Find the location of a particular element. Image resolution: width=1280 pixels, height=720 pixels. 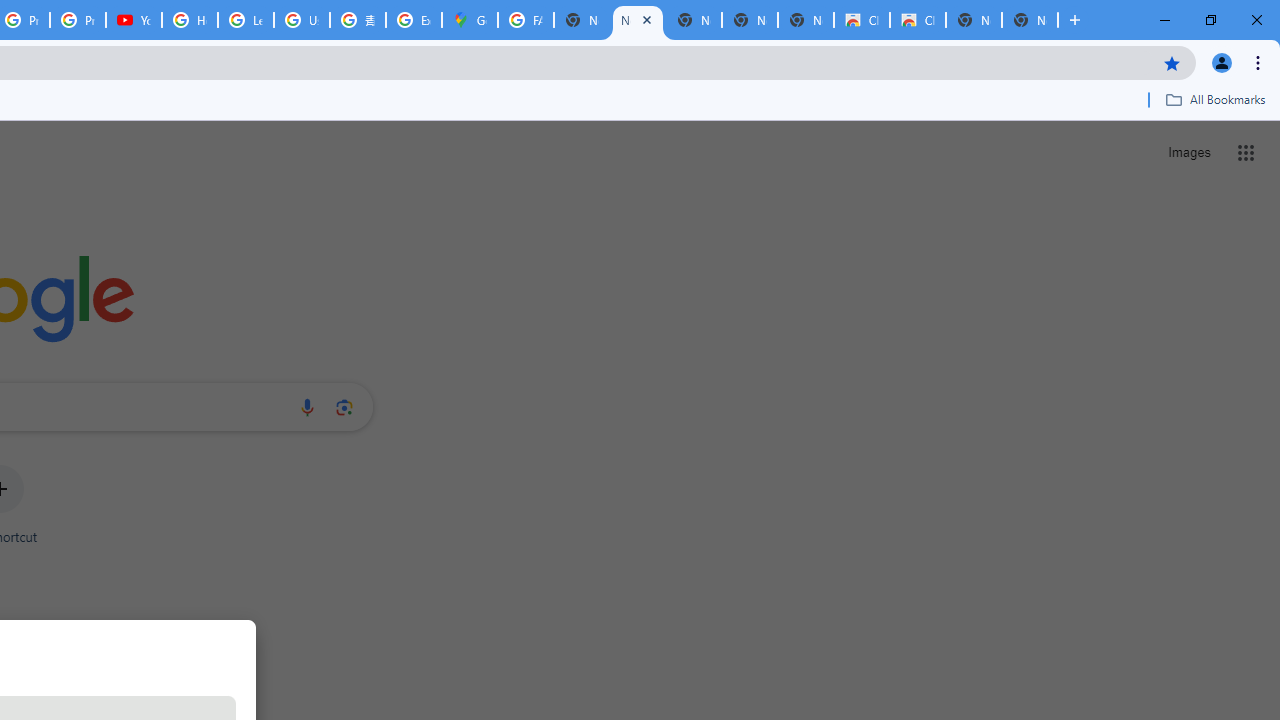

'Privacy Checkup' is located at coordinates (78, 20).